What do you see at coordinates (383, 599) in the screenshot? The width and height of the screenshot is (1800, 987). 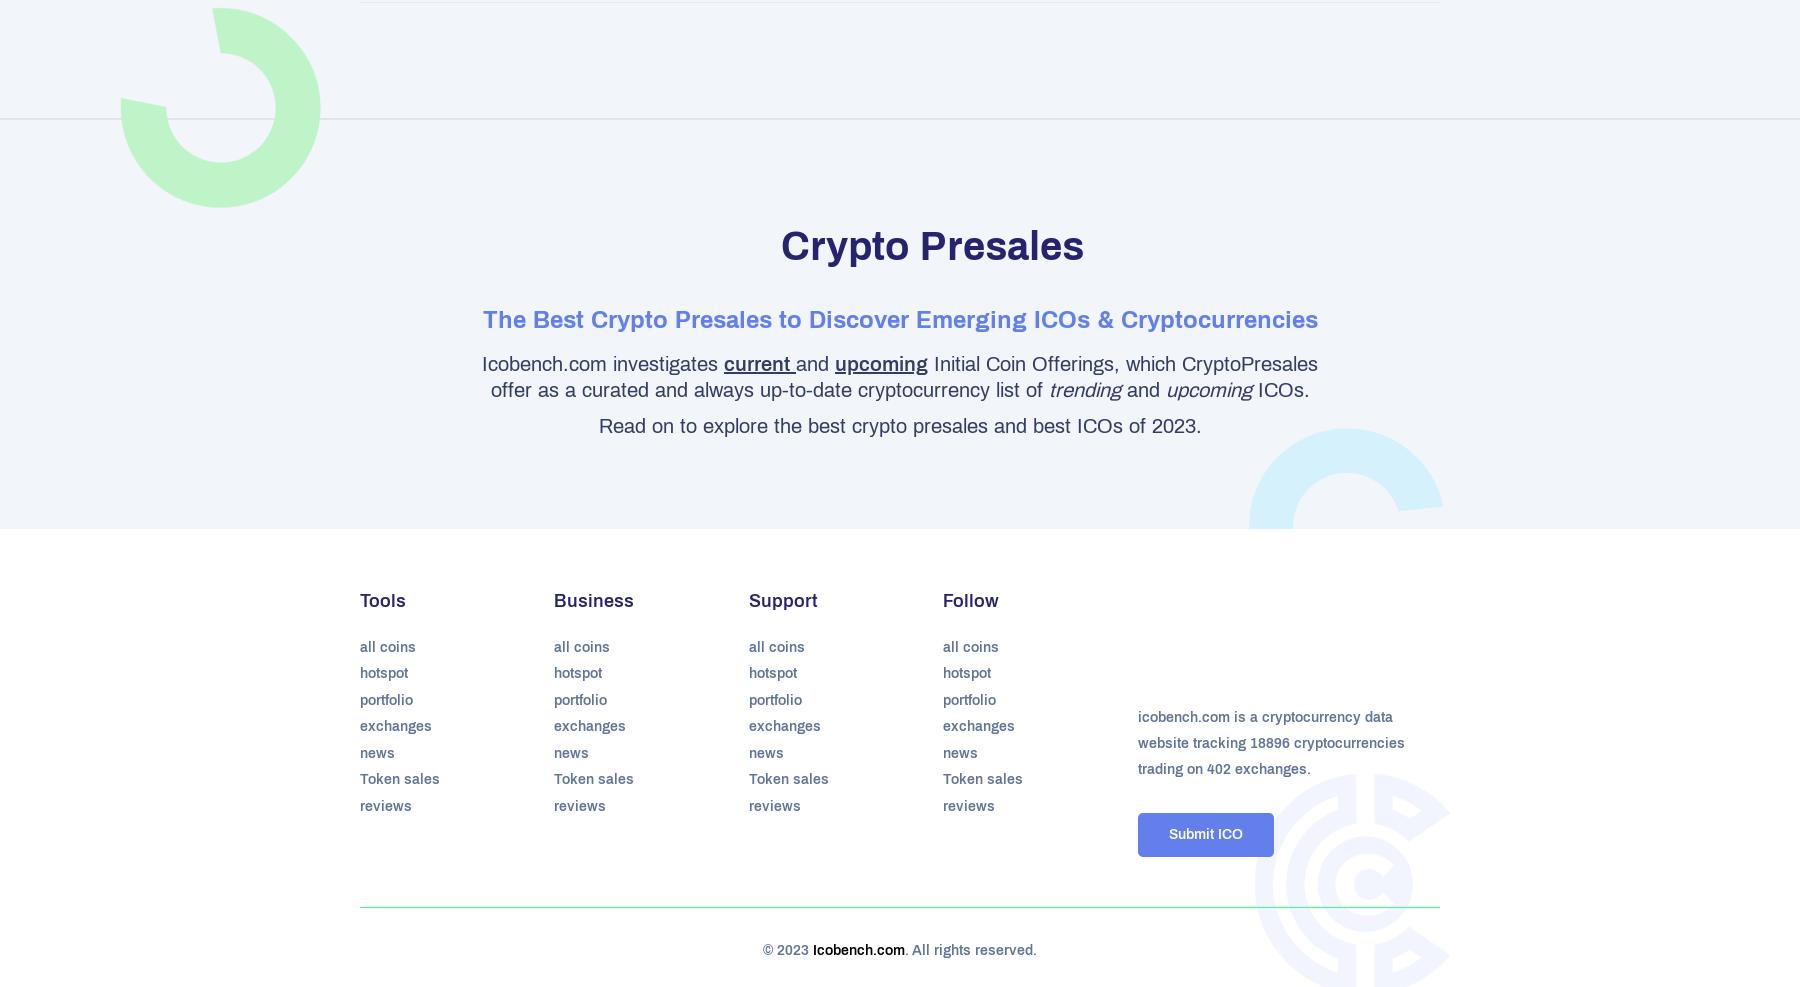 I see `'tools'` at bounding box center [383, 599].